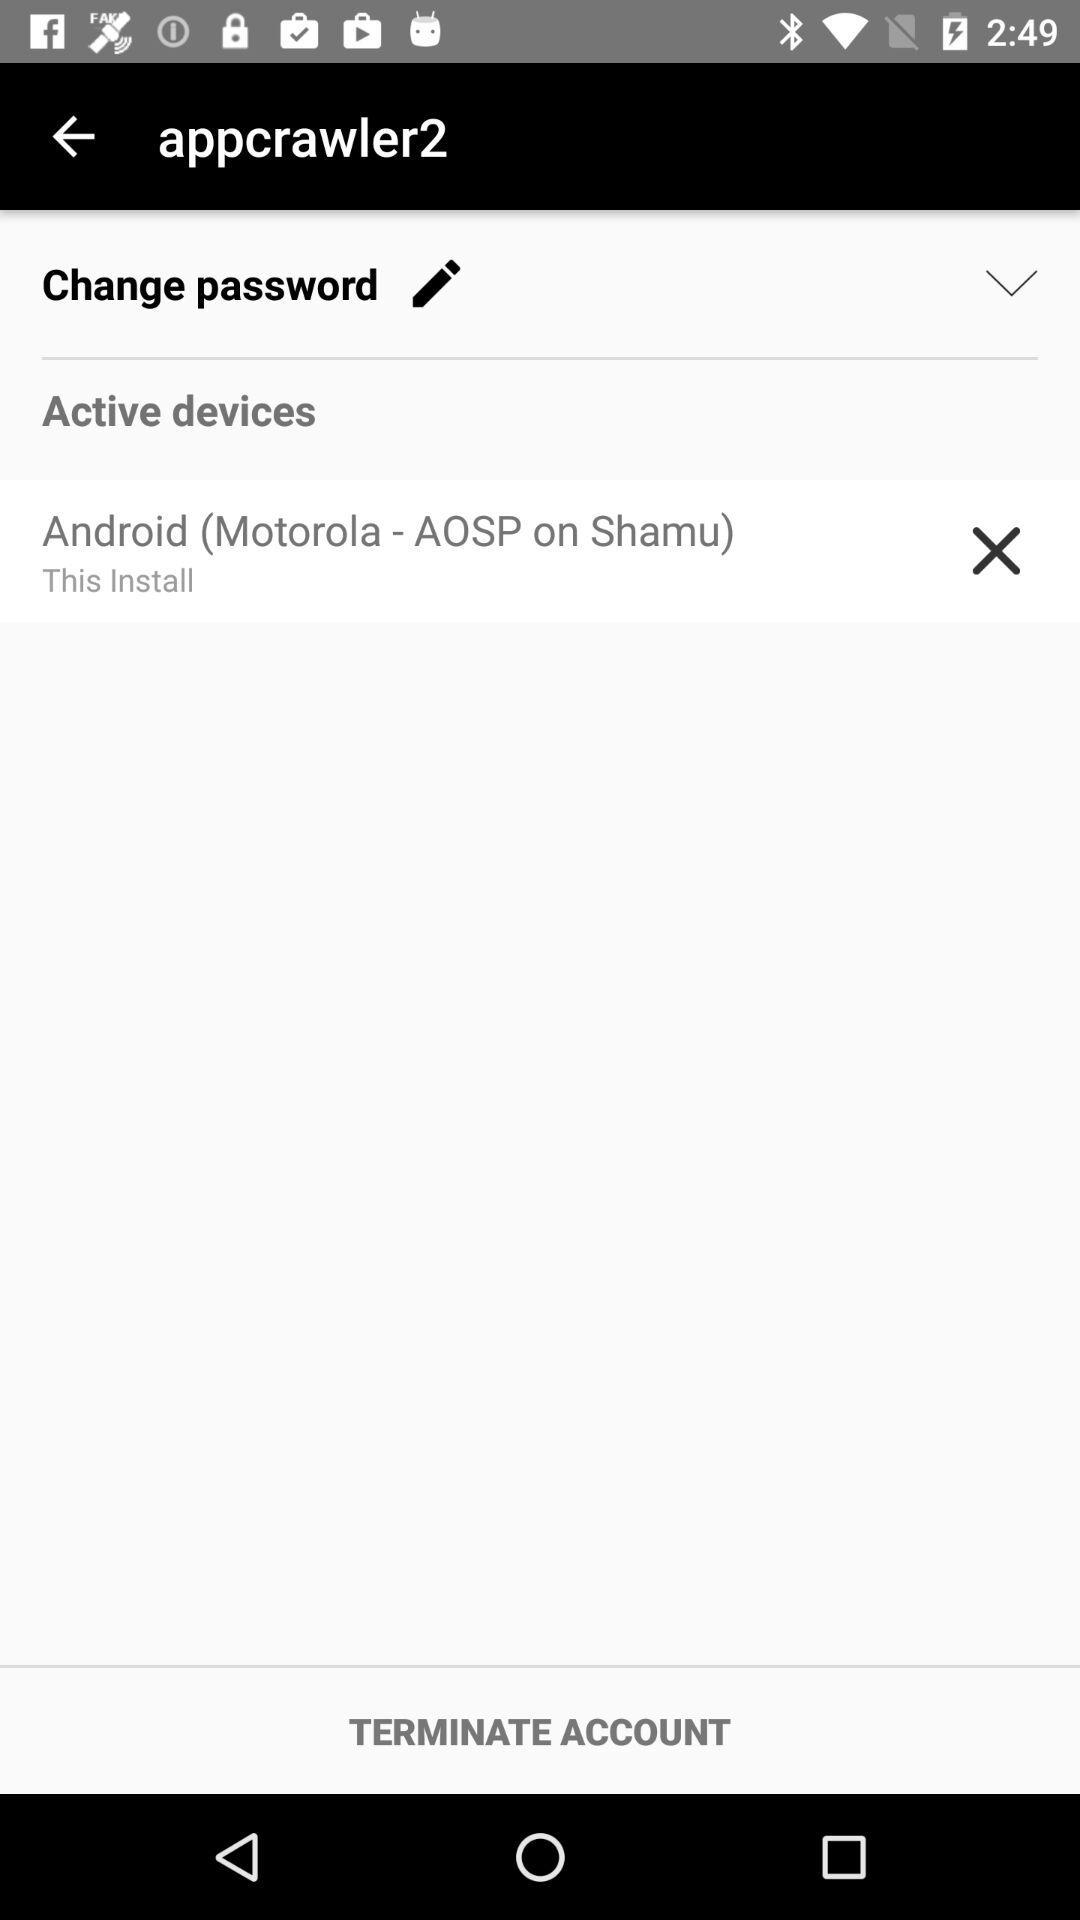 This screenshot has height=1920, width=1080. What do you see at coordinates (72, 135) in the screenshot?
I see `the app to the left of the appcrawler2 item` at bounding box center [72, 135].